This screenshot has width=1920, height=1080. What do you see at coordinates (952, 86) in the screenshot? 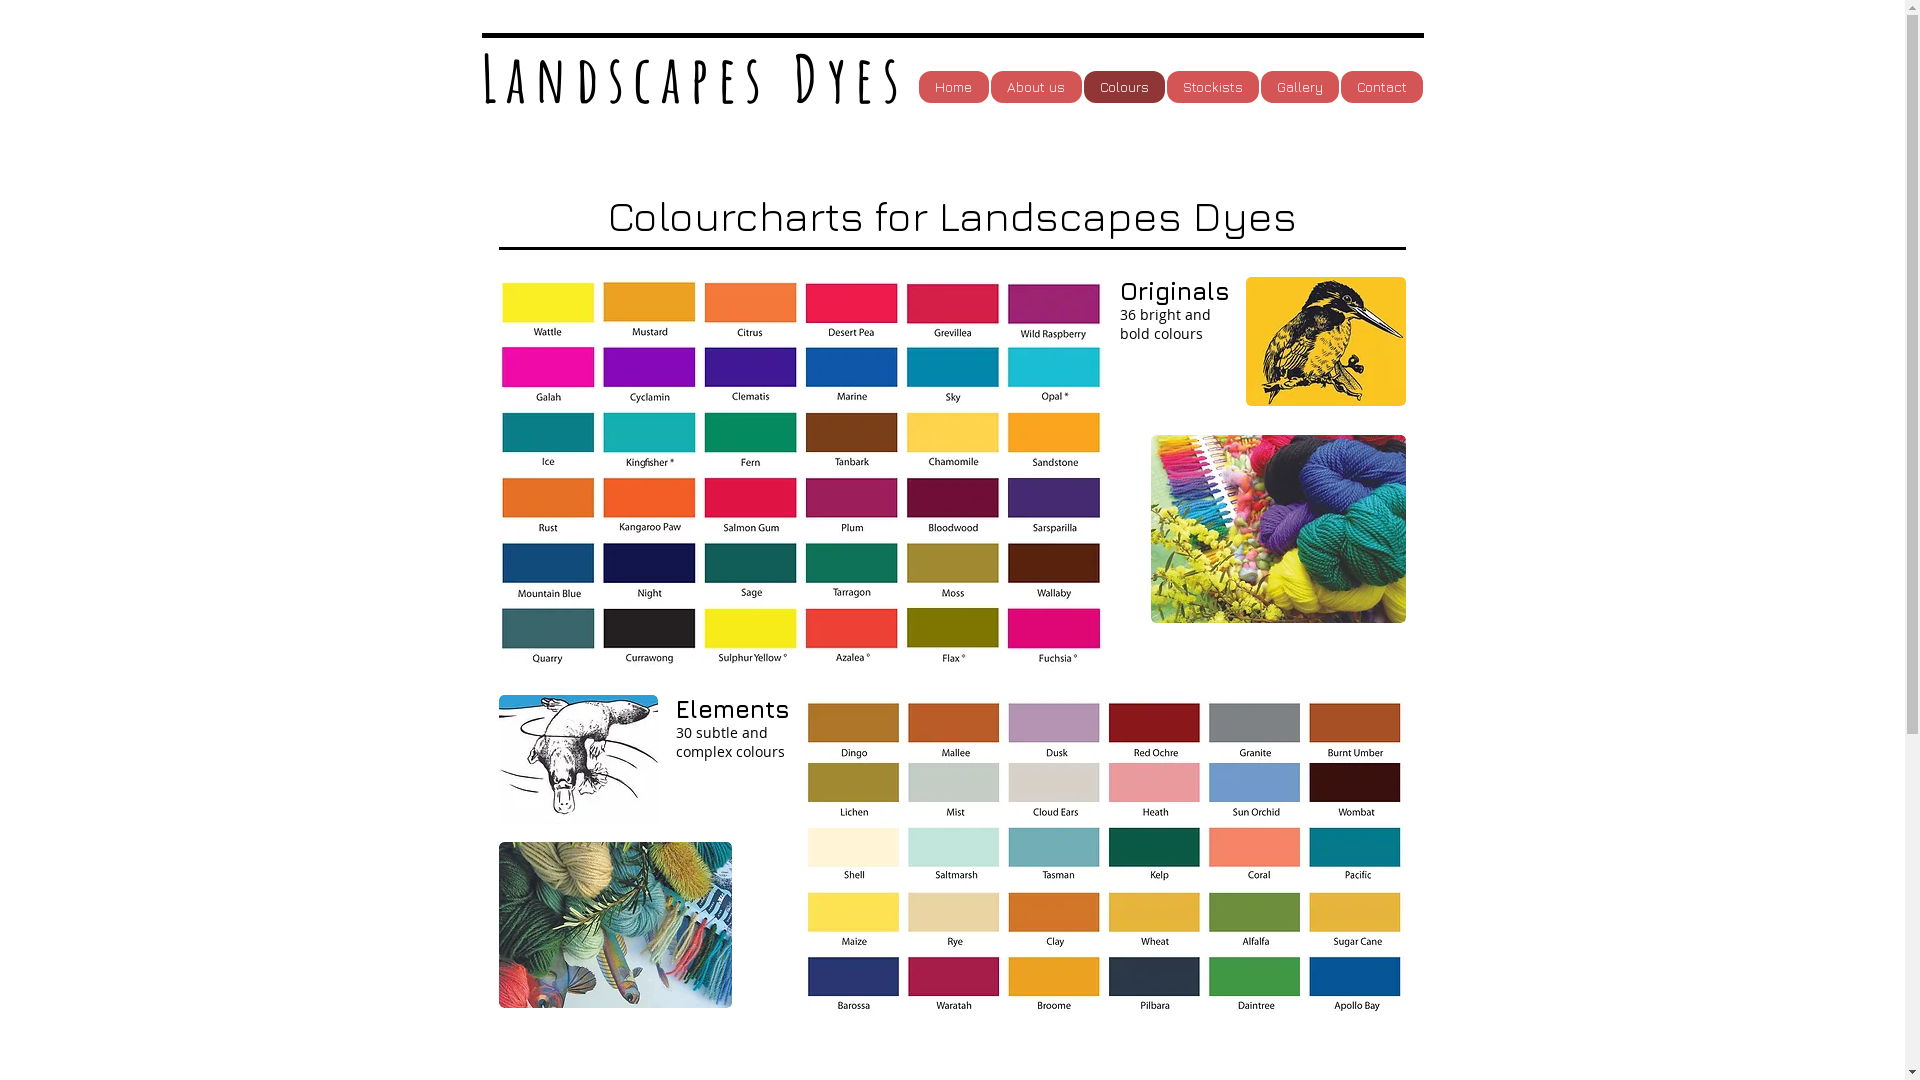
I see `'Home'` at bounding box center [952, 86].